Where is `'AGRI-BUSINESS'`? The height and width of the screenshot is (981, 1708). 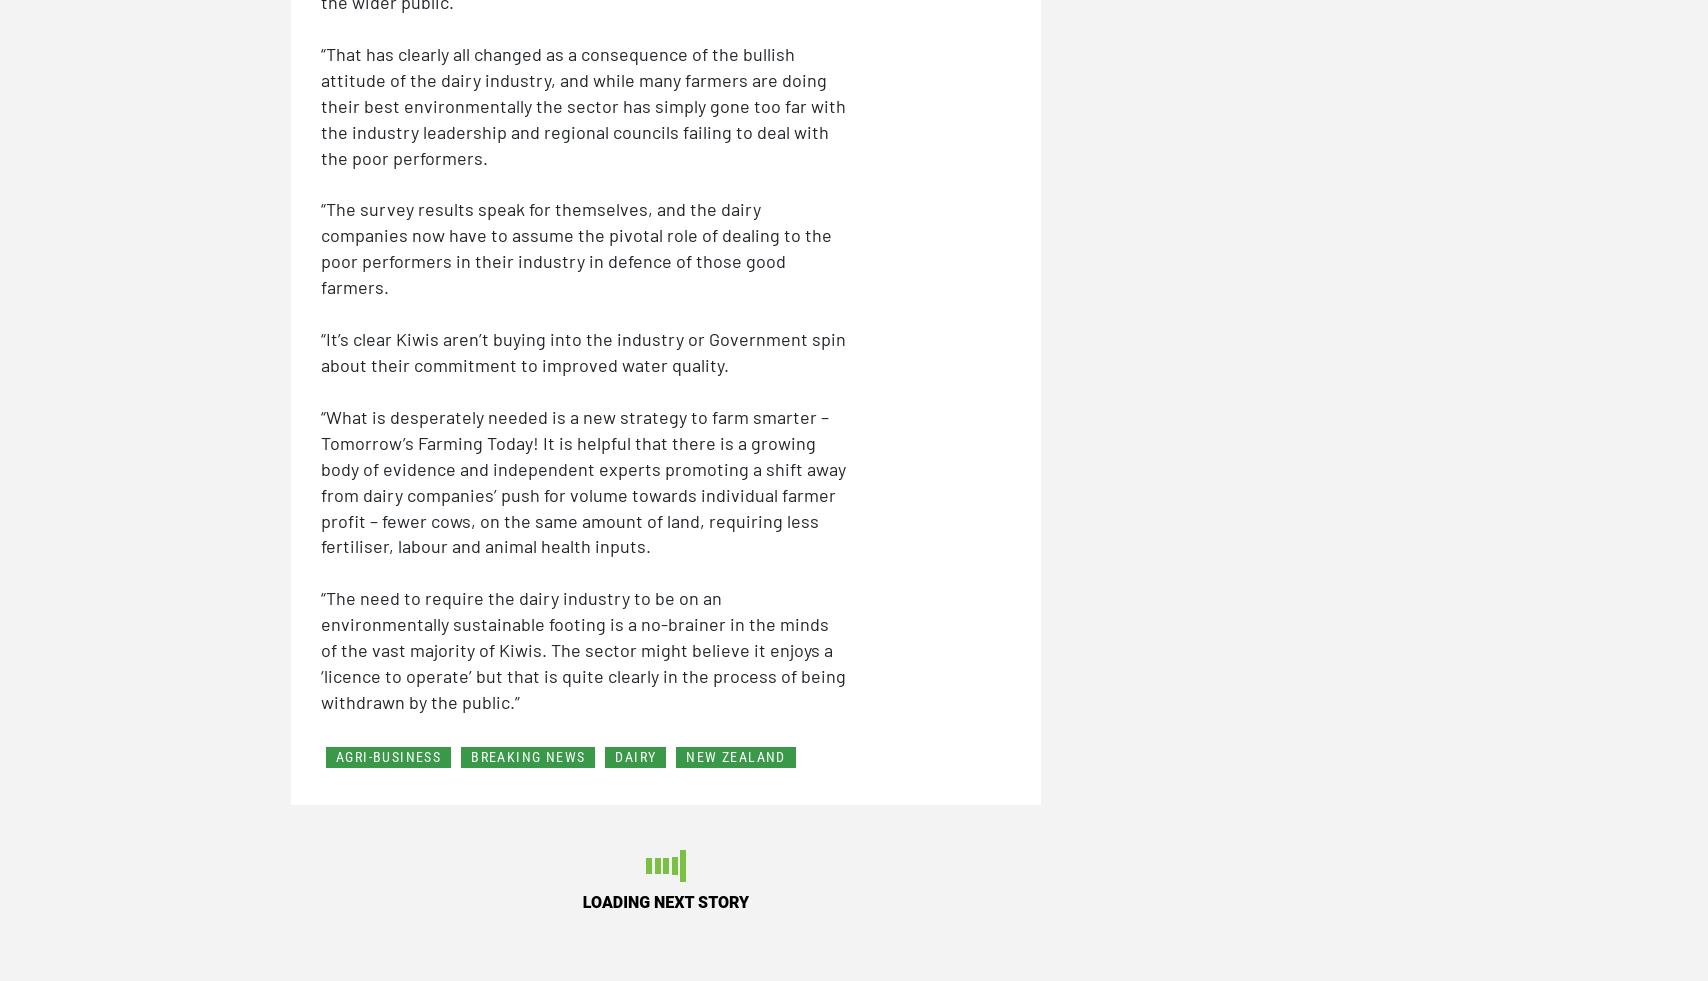
'AGRI-BUSINESS' is located at coordinates (335, 755).